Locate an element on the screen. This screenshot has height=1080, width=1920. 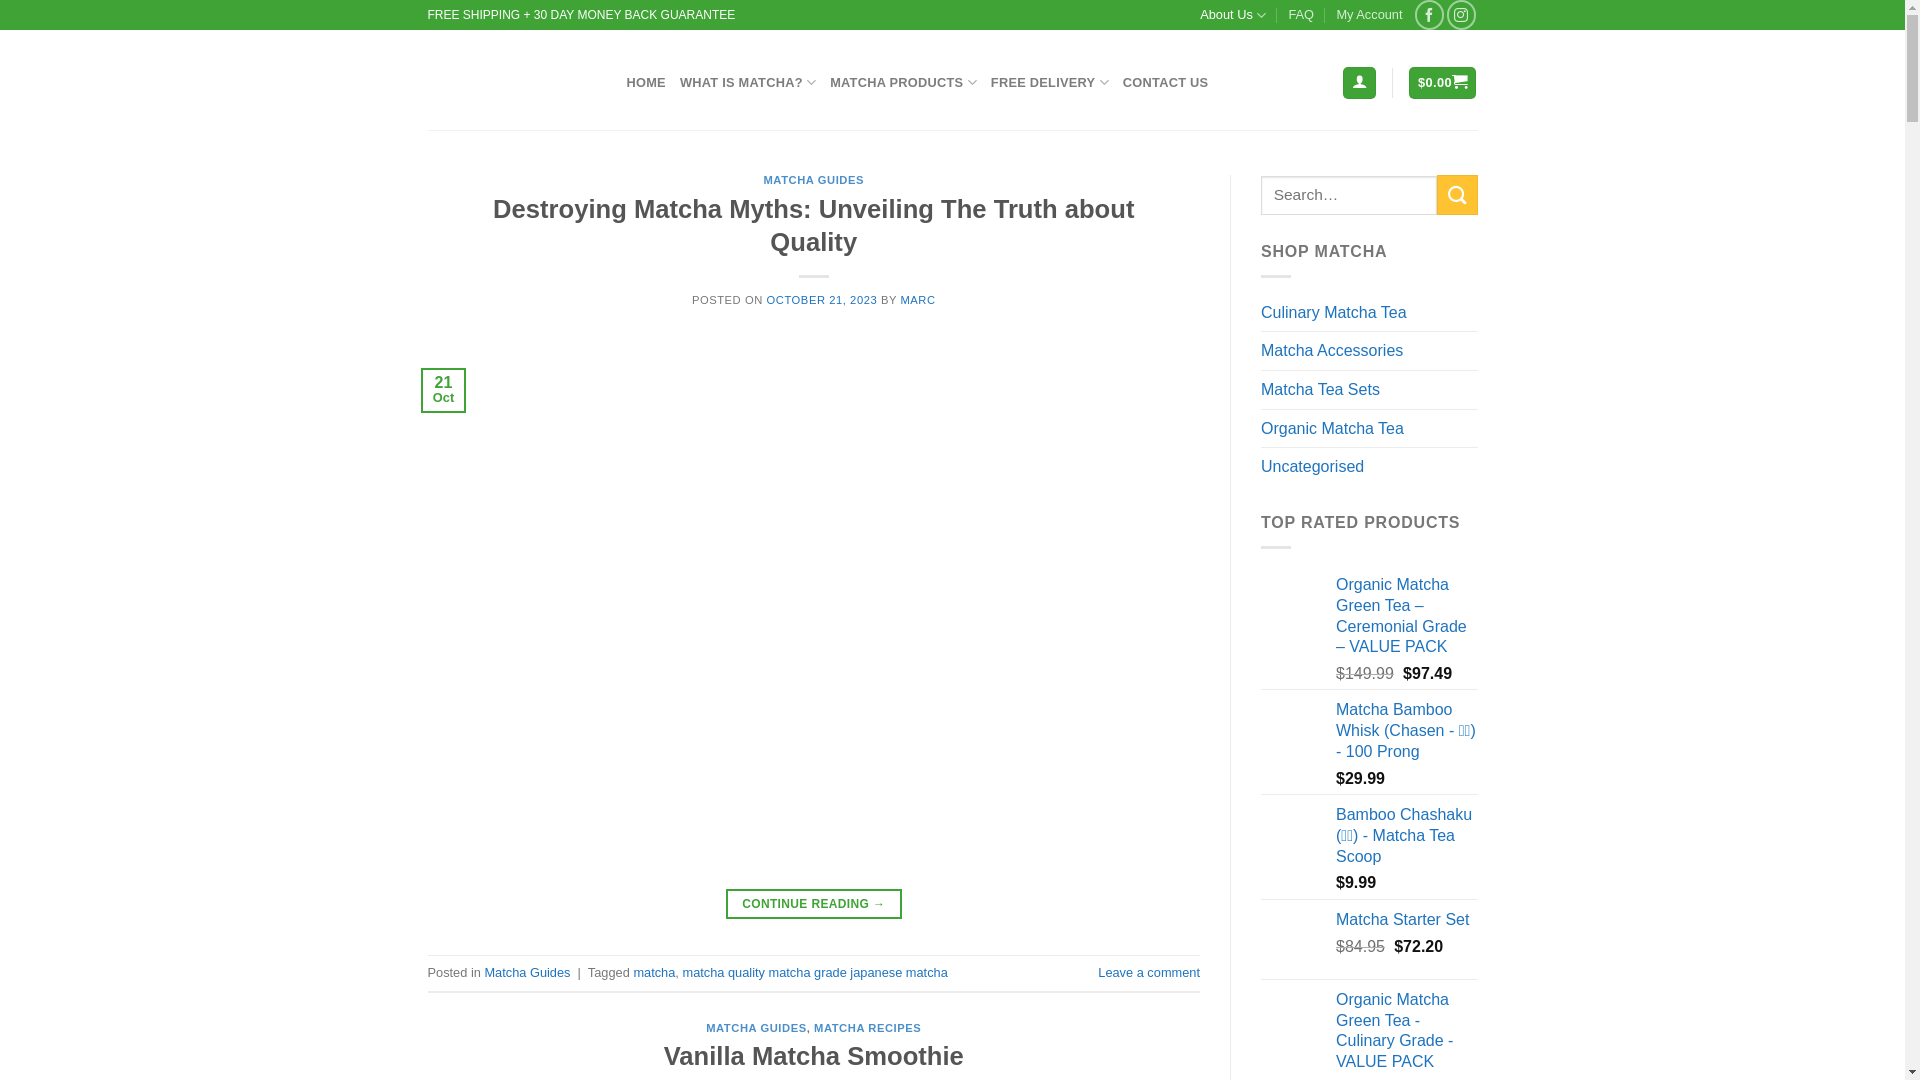
'MARC' is located at coordinates (916, 300).